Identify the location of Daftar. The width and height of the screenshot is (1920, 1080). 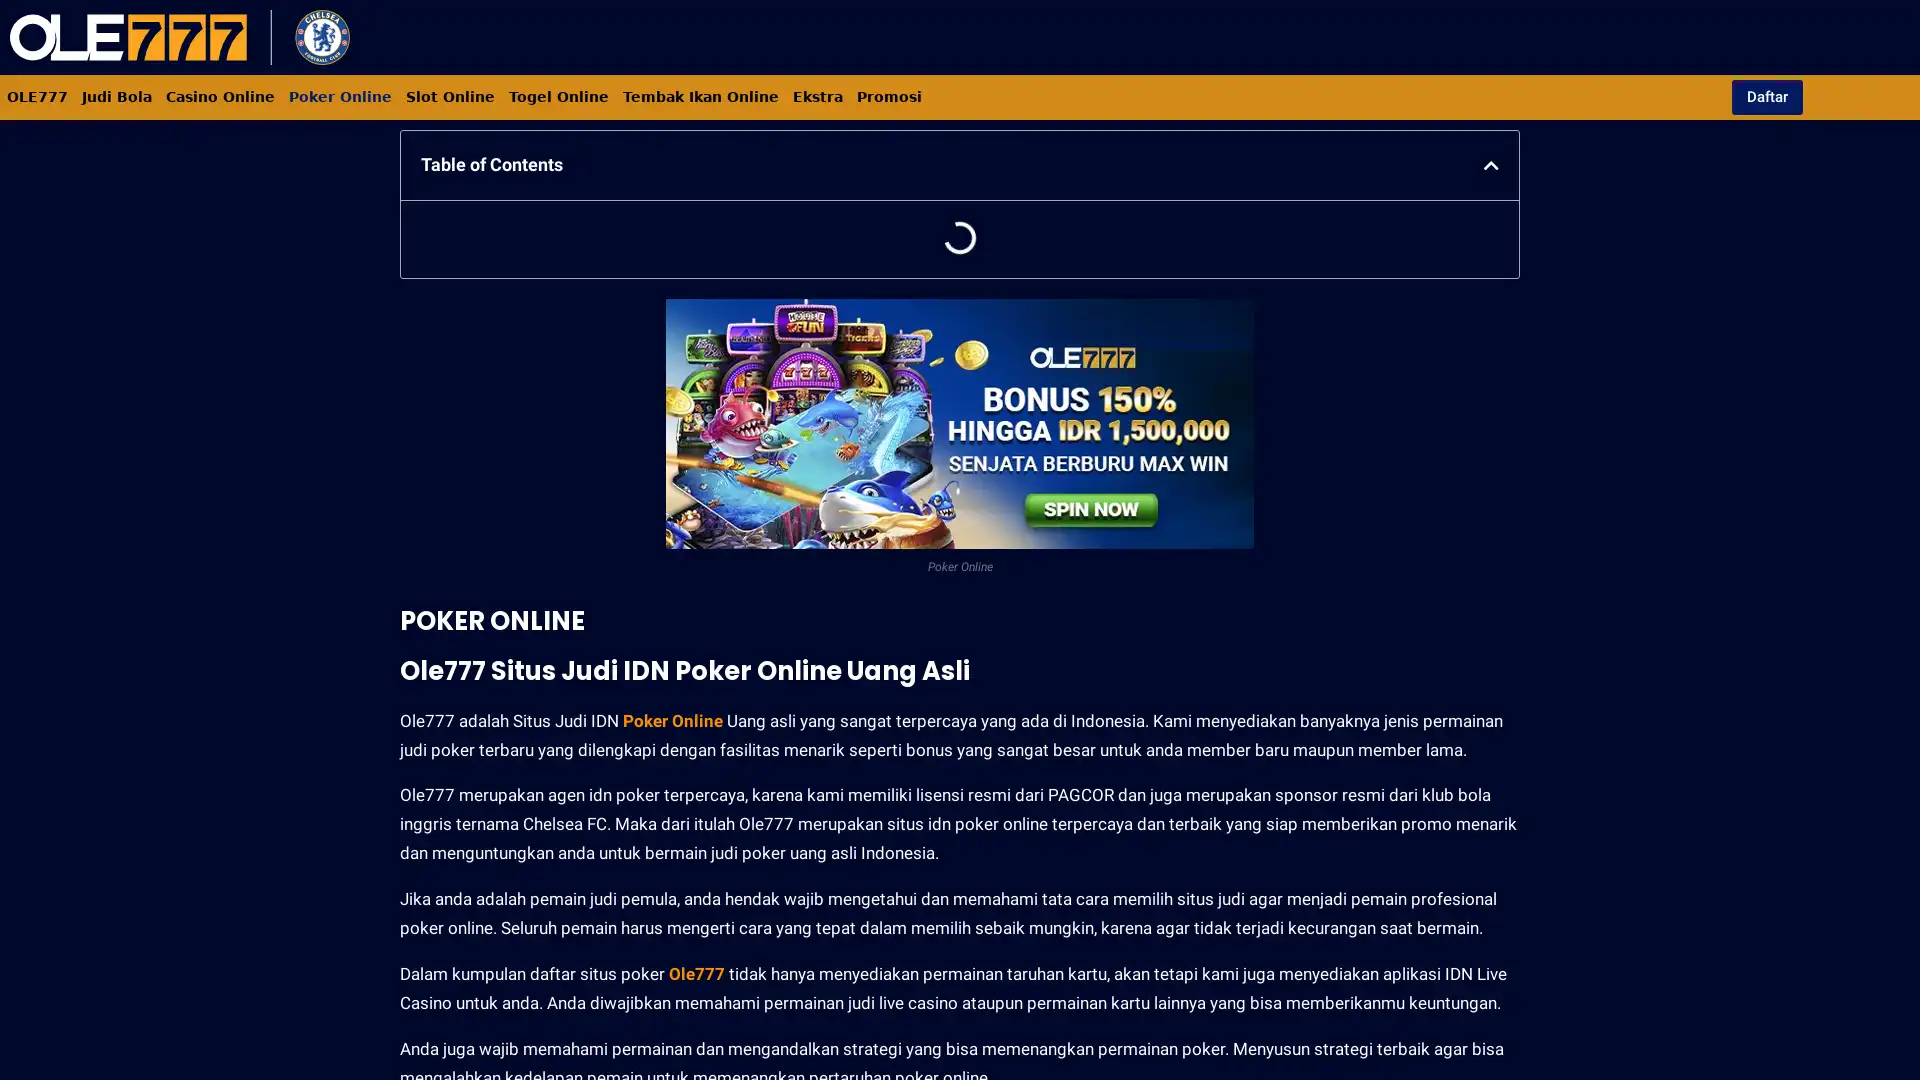
(1766, 96).